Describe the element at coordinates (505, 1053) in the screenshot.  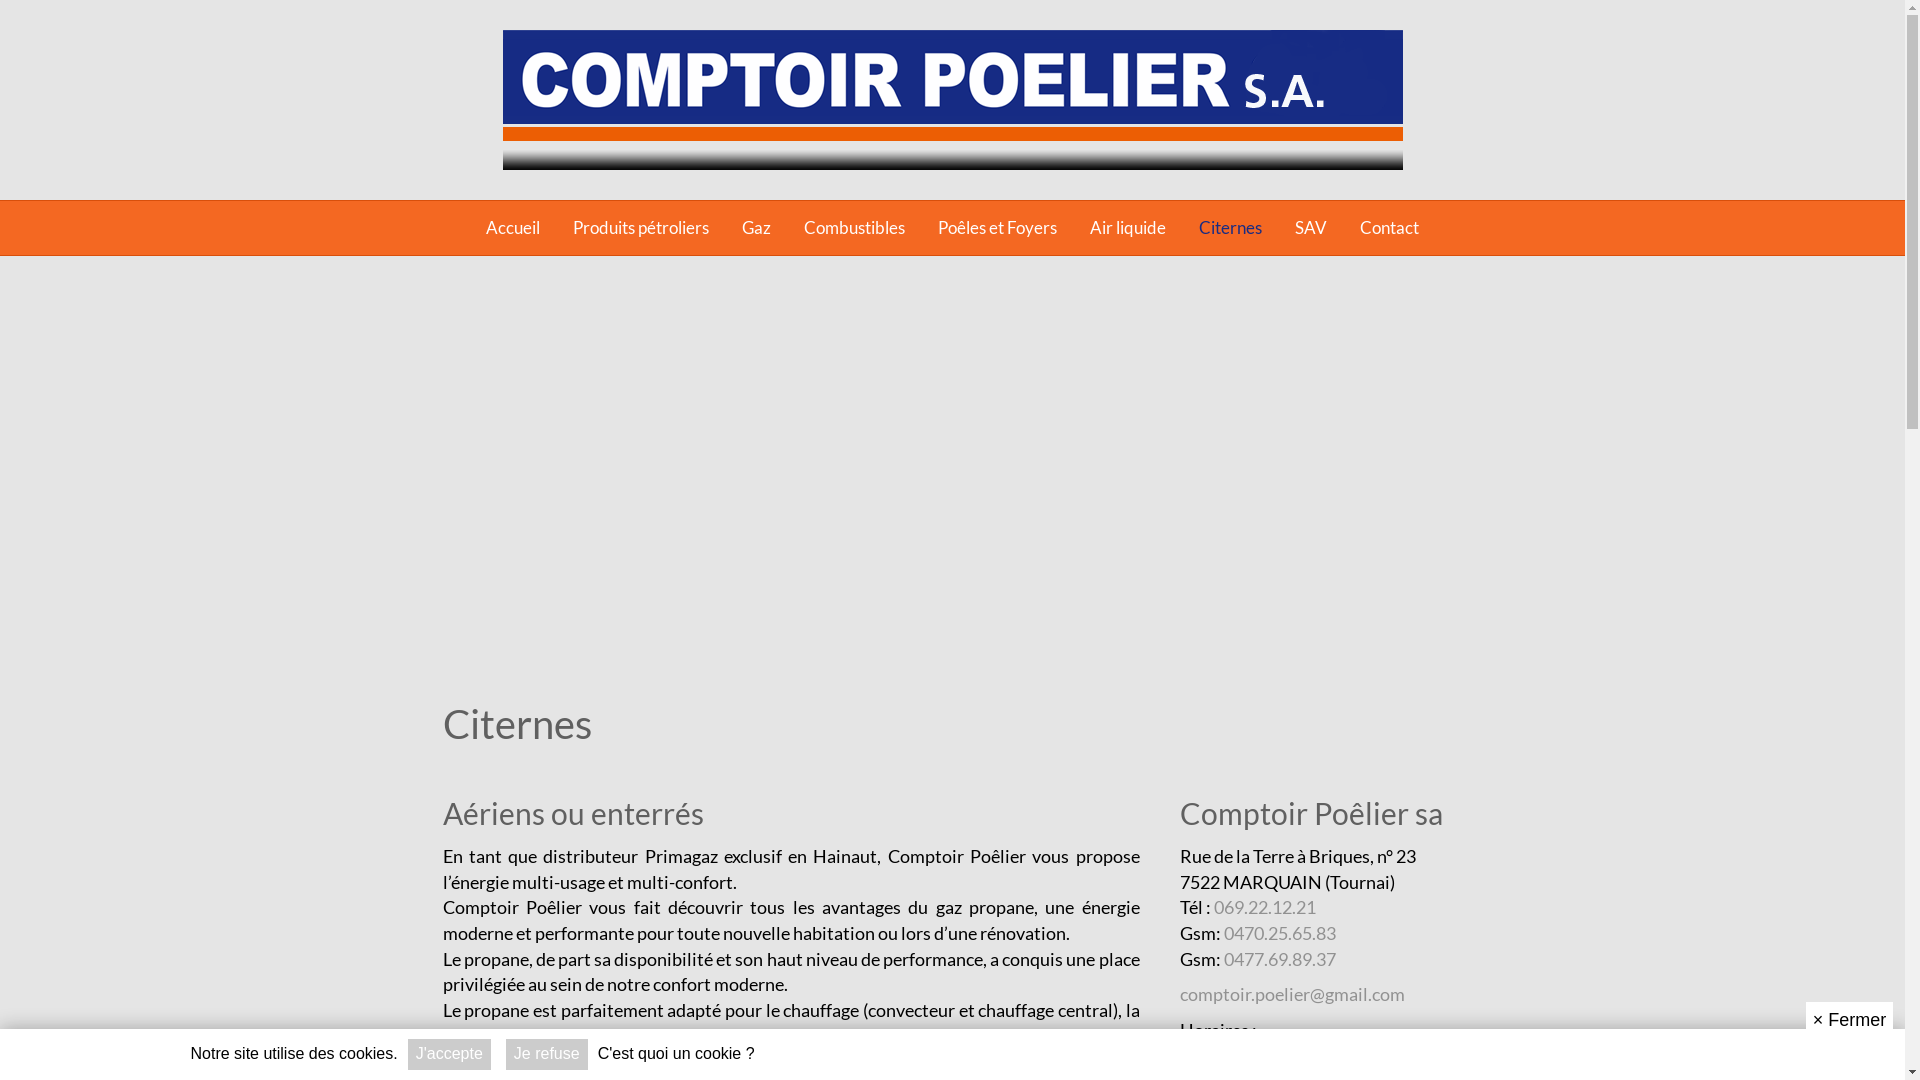
I see `'Je refuse'` at that location.